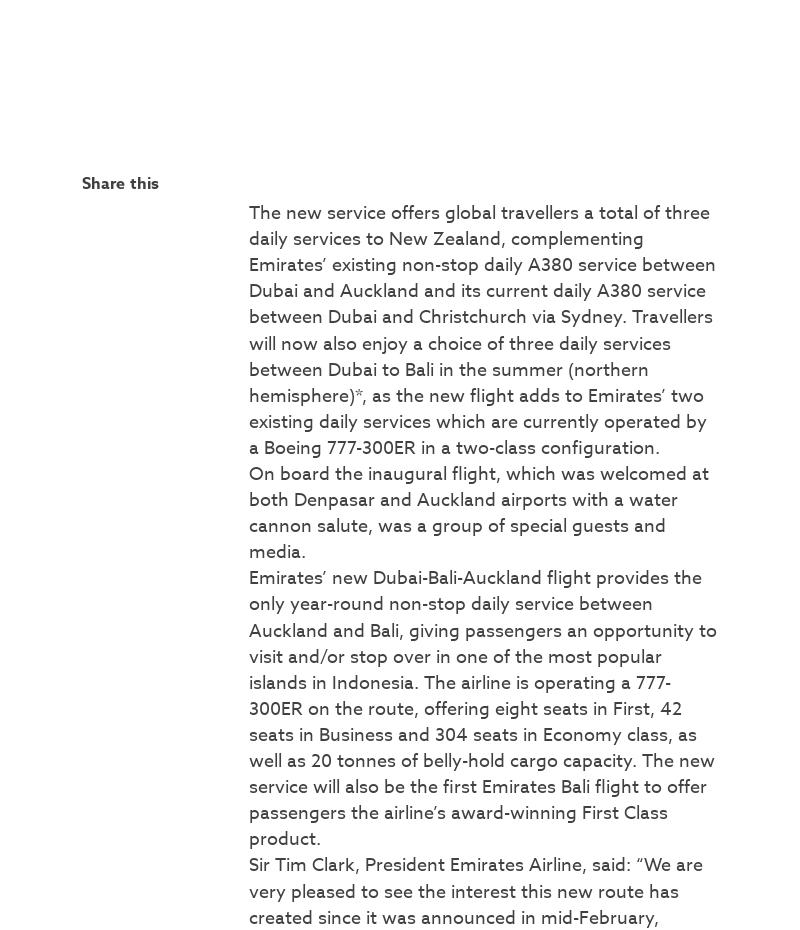  Describe the element at coordinates (416, 89) in the screenshot. I see `'22 November 2023'` at that location.